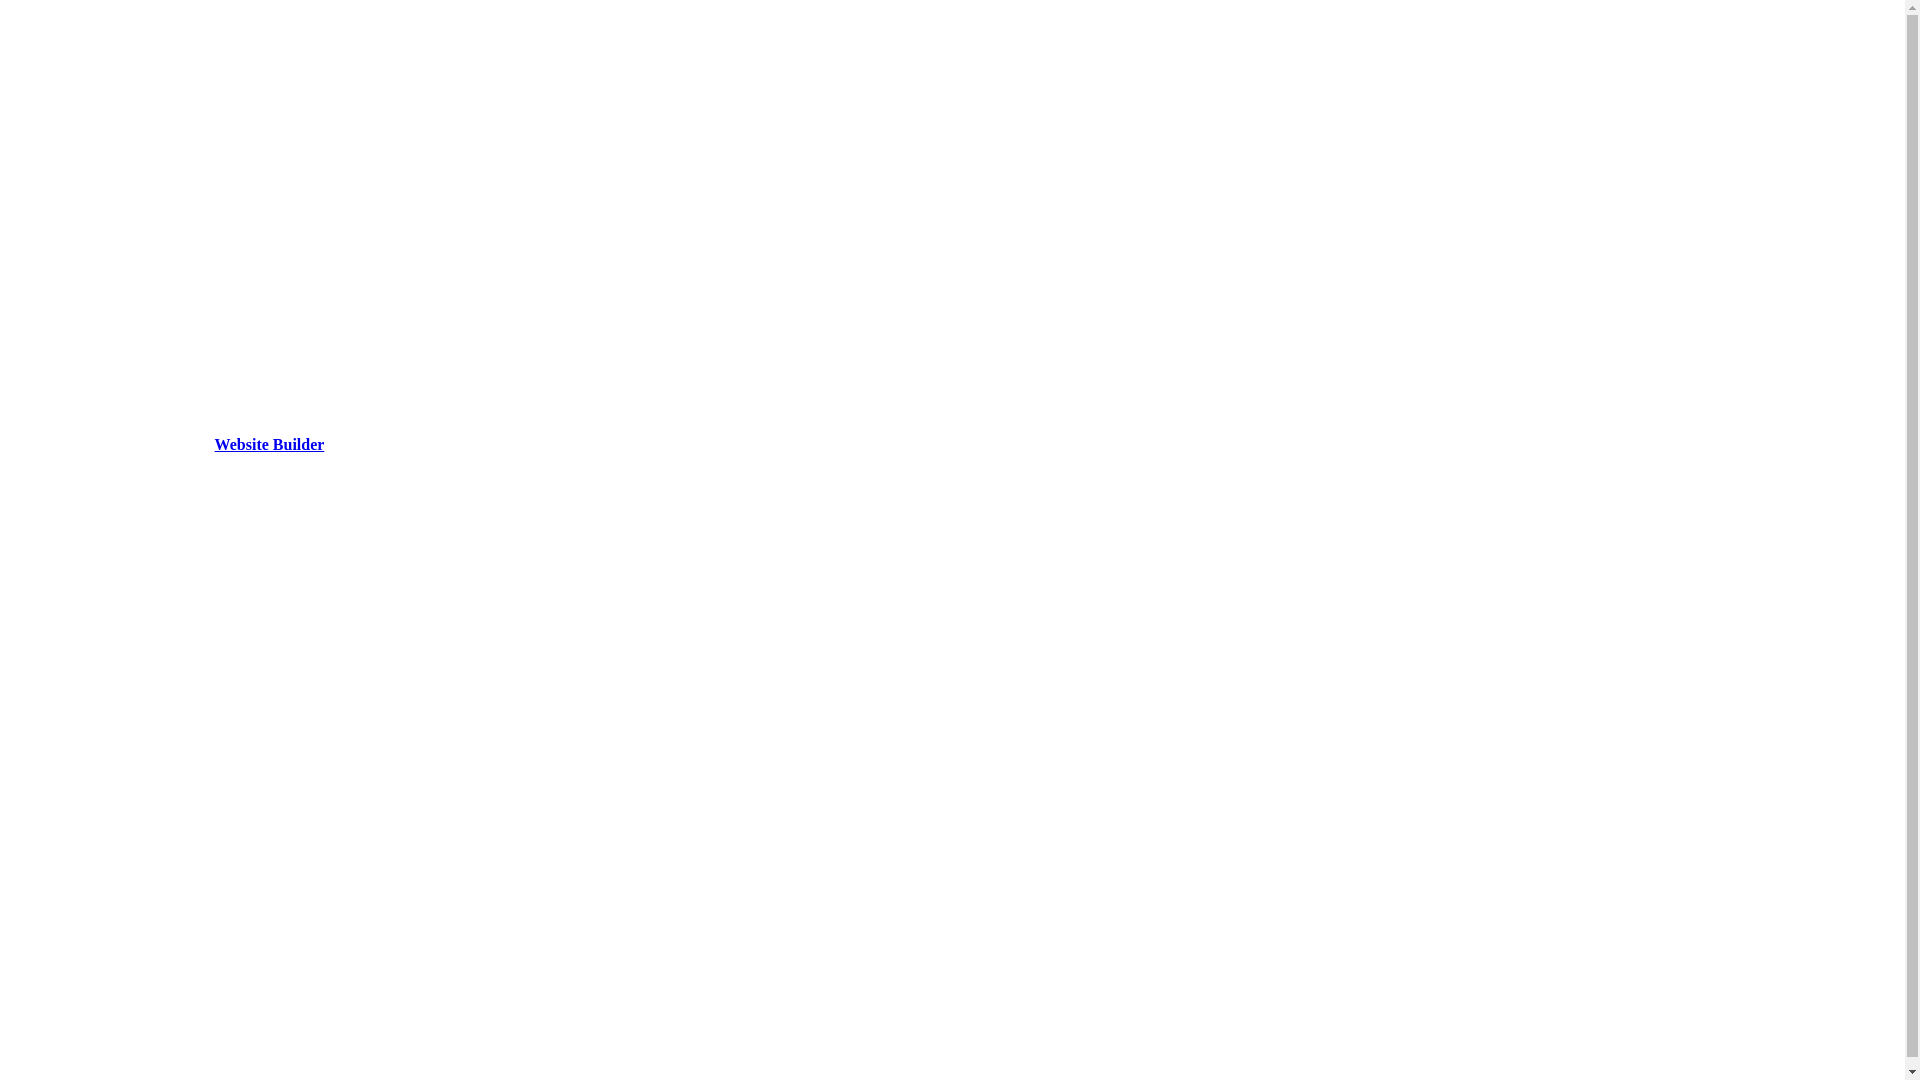  What do you see at coordinates (268, 443) in the screenshot?
I see `'Website Builder'` at bounding box center [268, 443].